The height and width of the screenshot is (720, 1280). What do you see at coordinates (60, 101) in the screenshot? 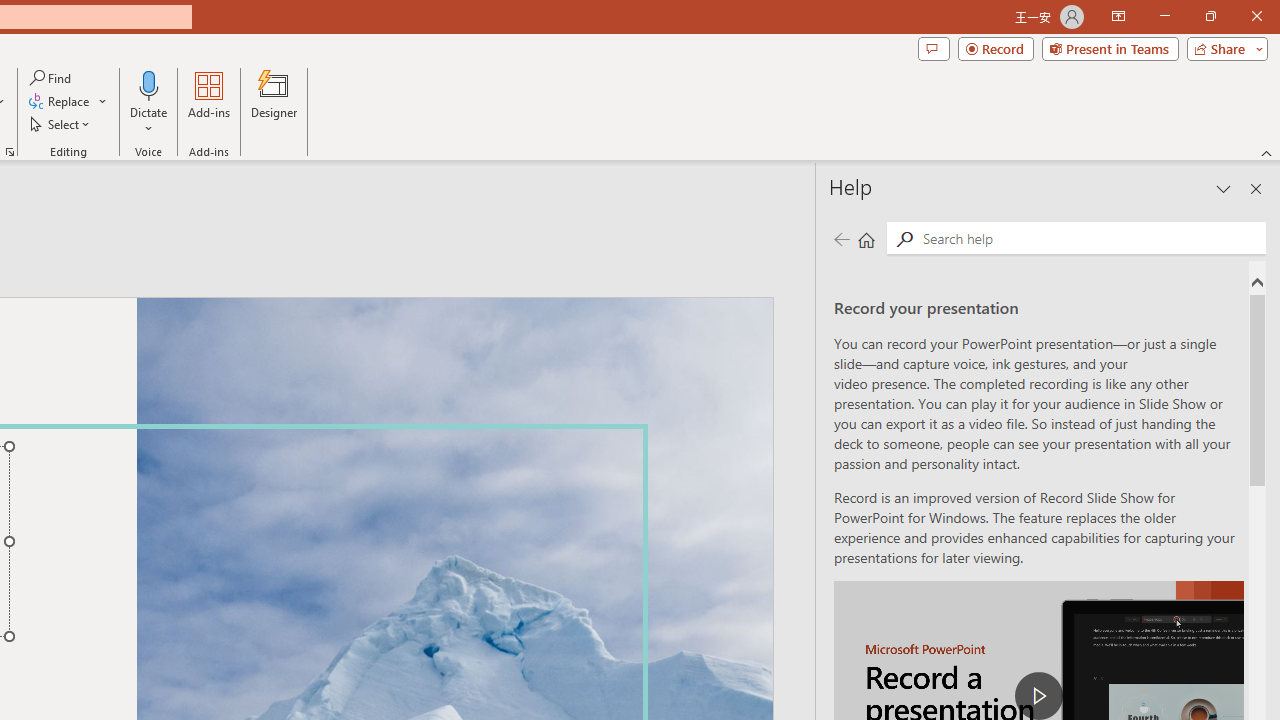
I see `'Replace...'` at bounding box center [60, 101].